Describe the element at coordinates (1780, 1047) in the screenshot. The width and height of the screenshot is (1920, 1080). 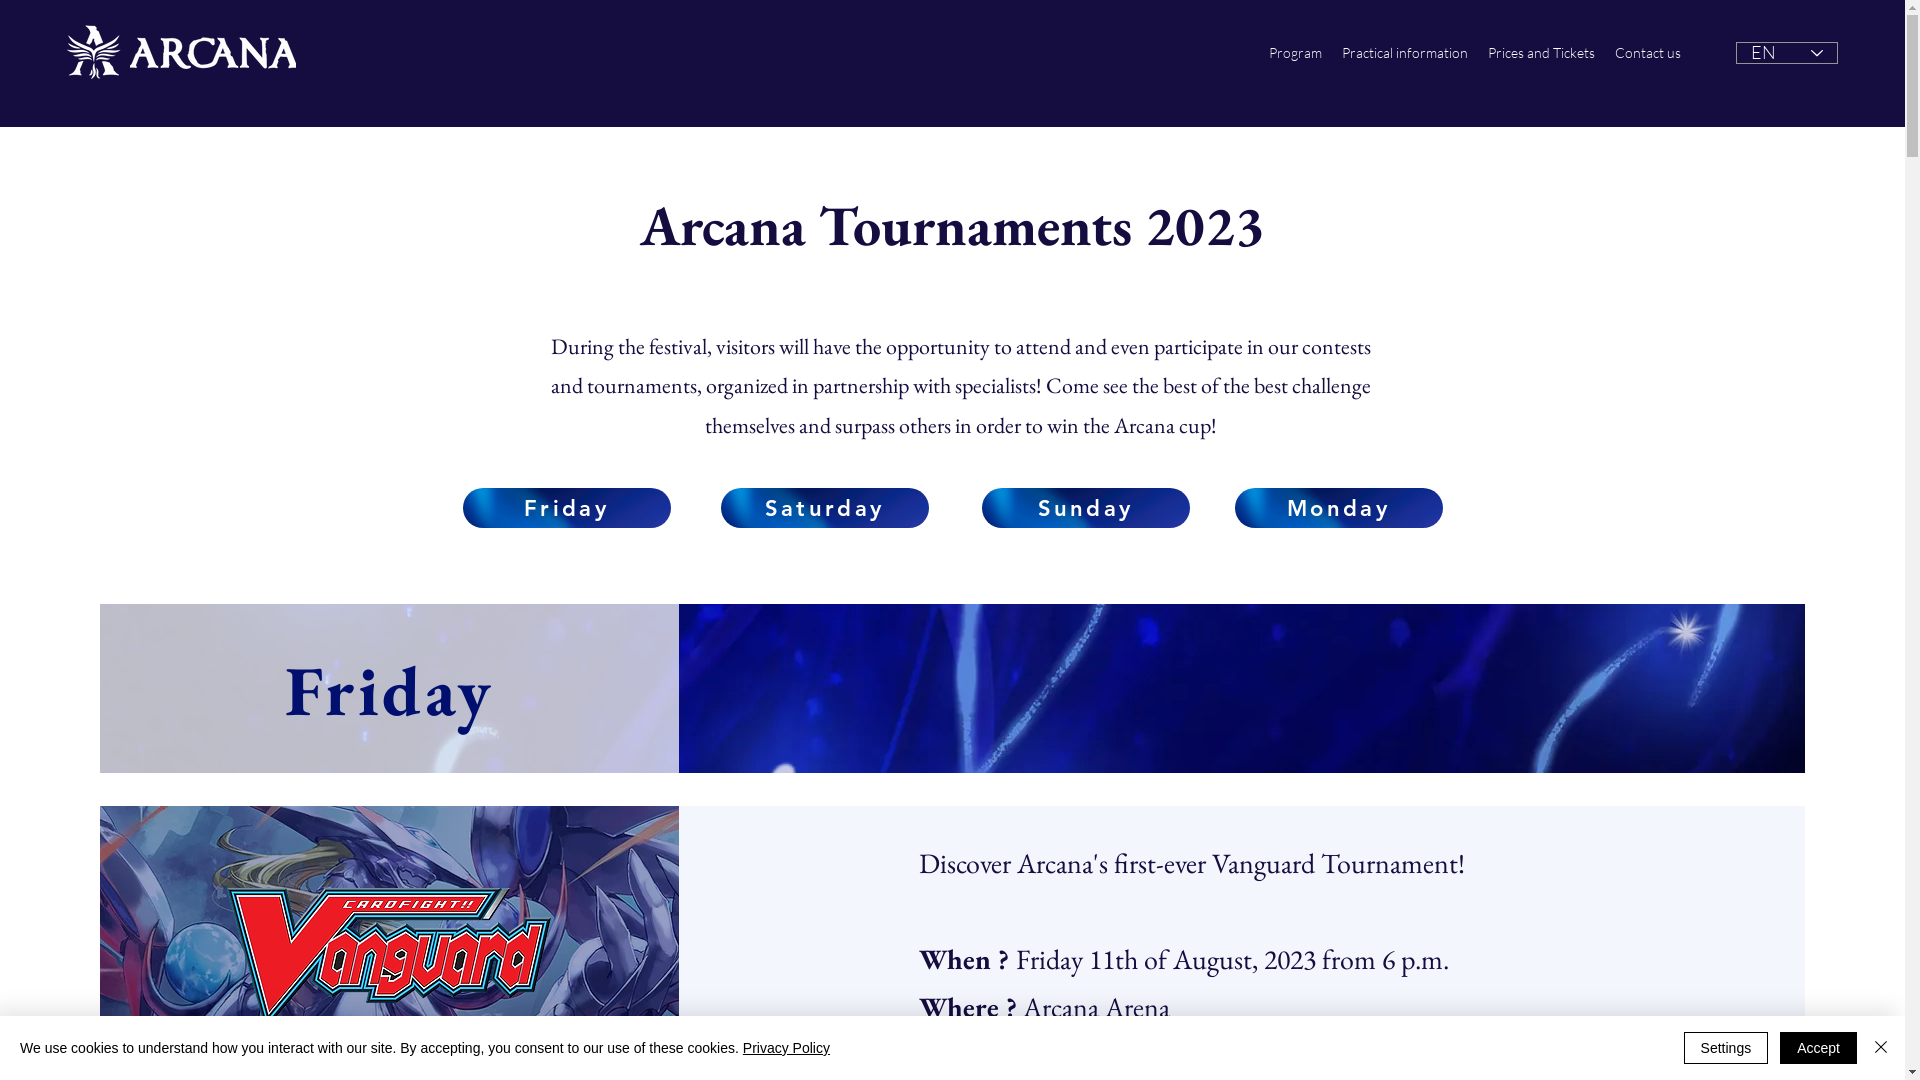
I see `'Accept'` at that location.